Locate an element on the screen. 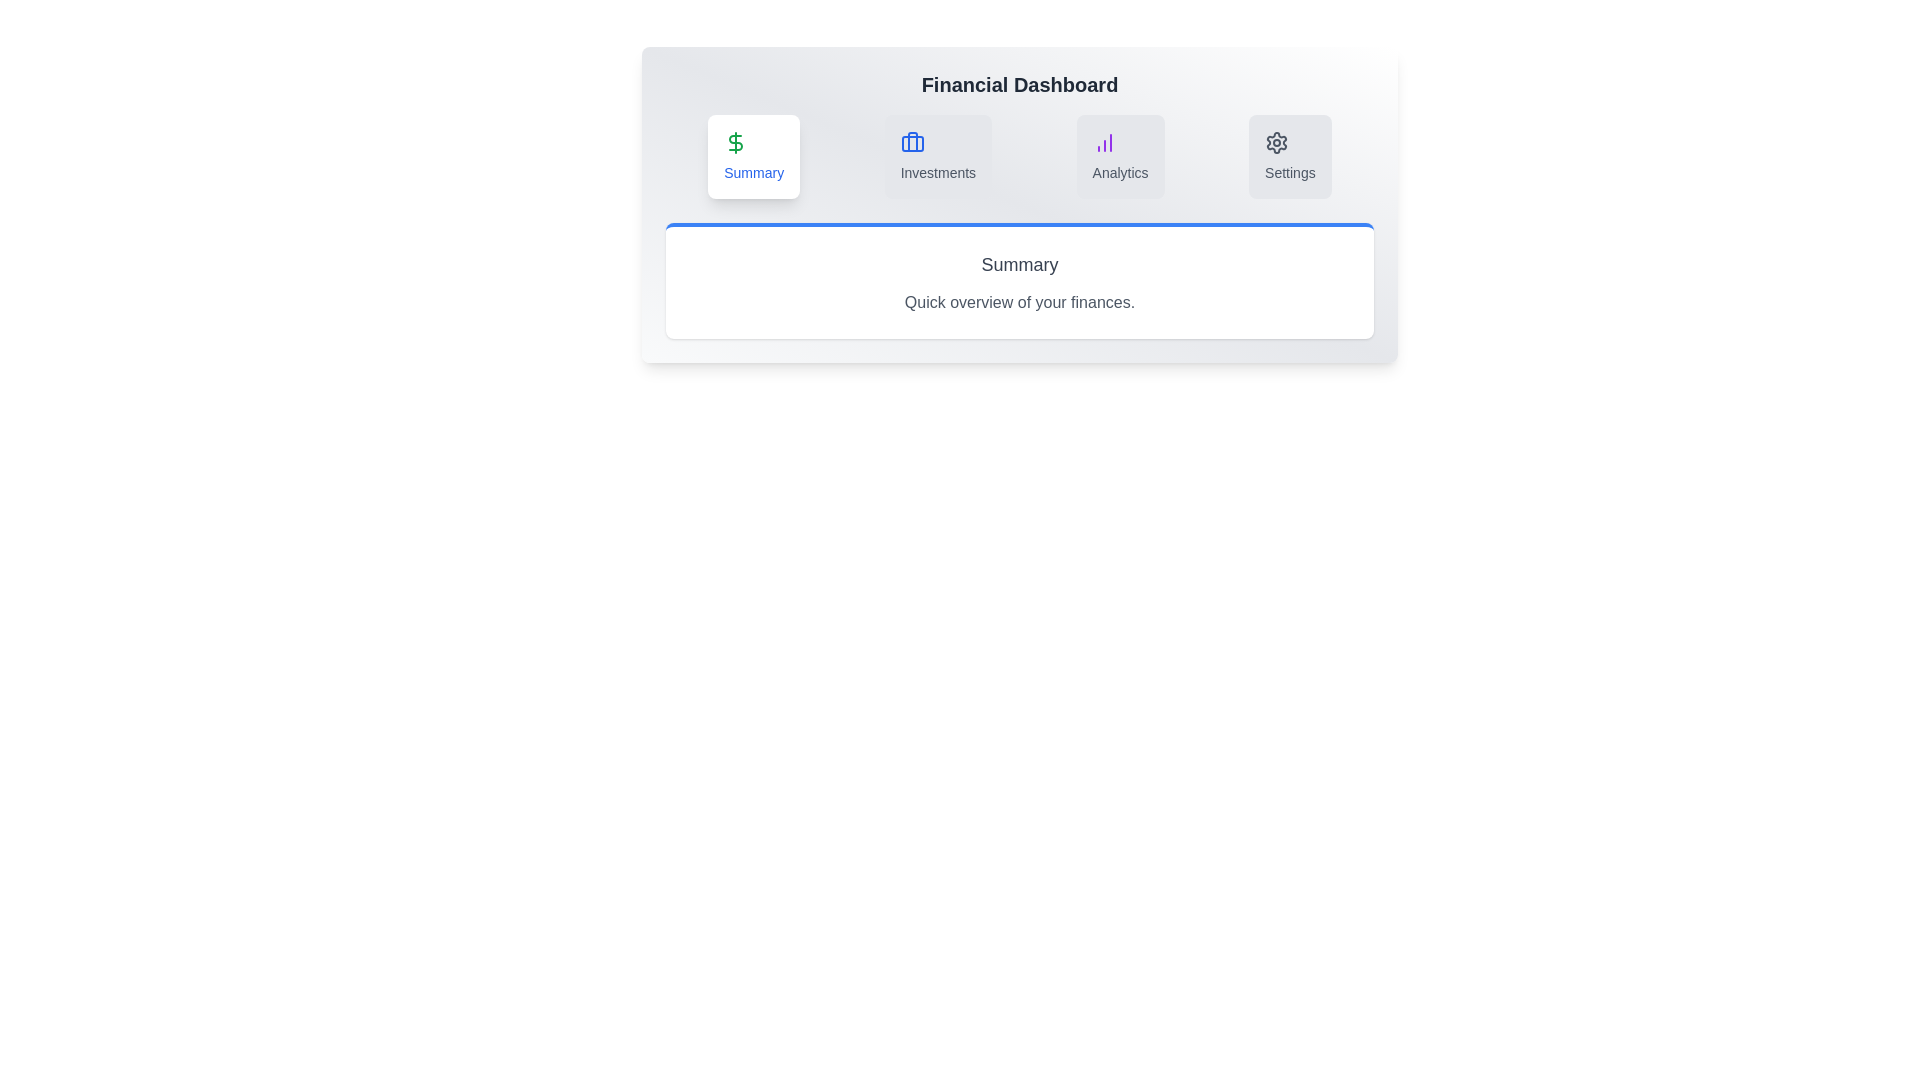  the tab with the label Settings is located at coordinates (1290, 156).